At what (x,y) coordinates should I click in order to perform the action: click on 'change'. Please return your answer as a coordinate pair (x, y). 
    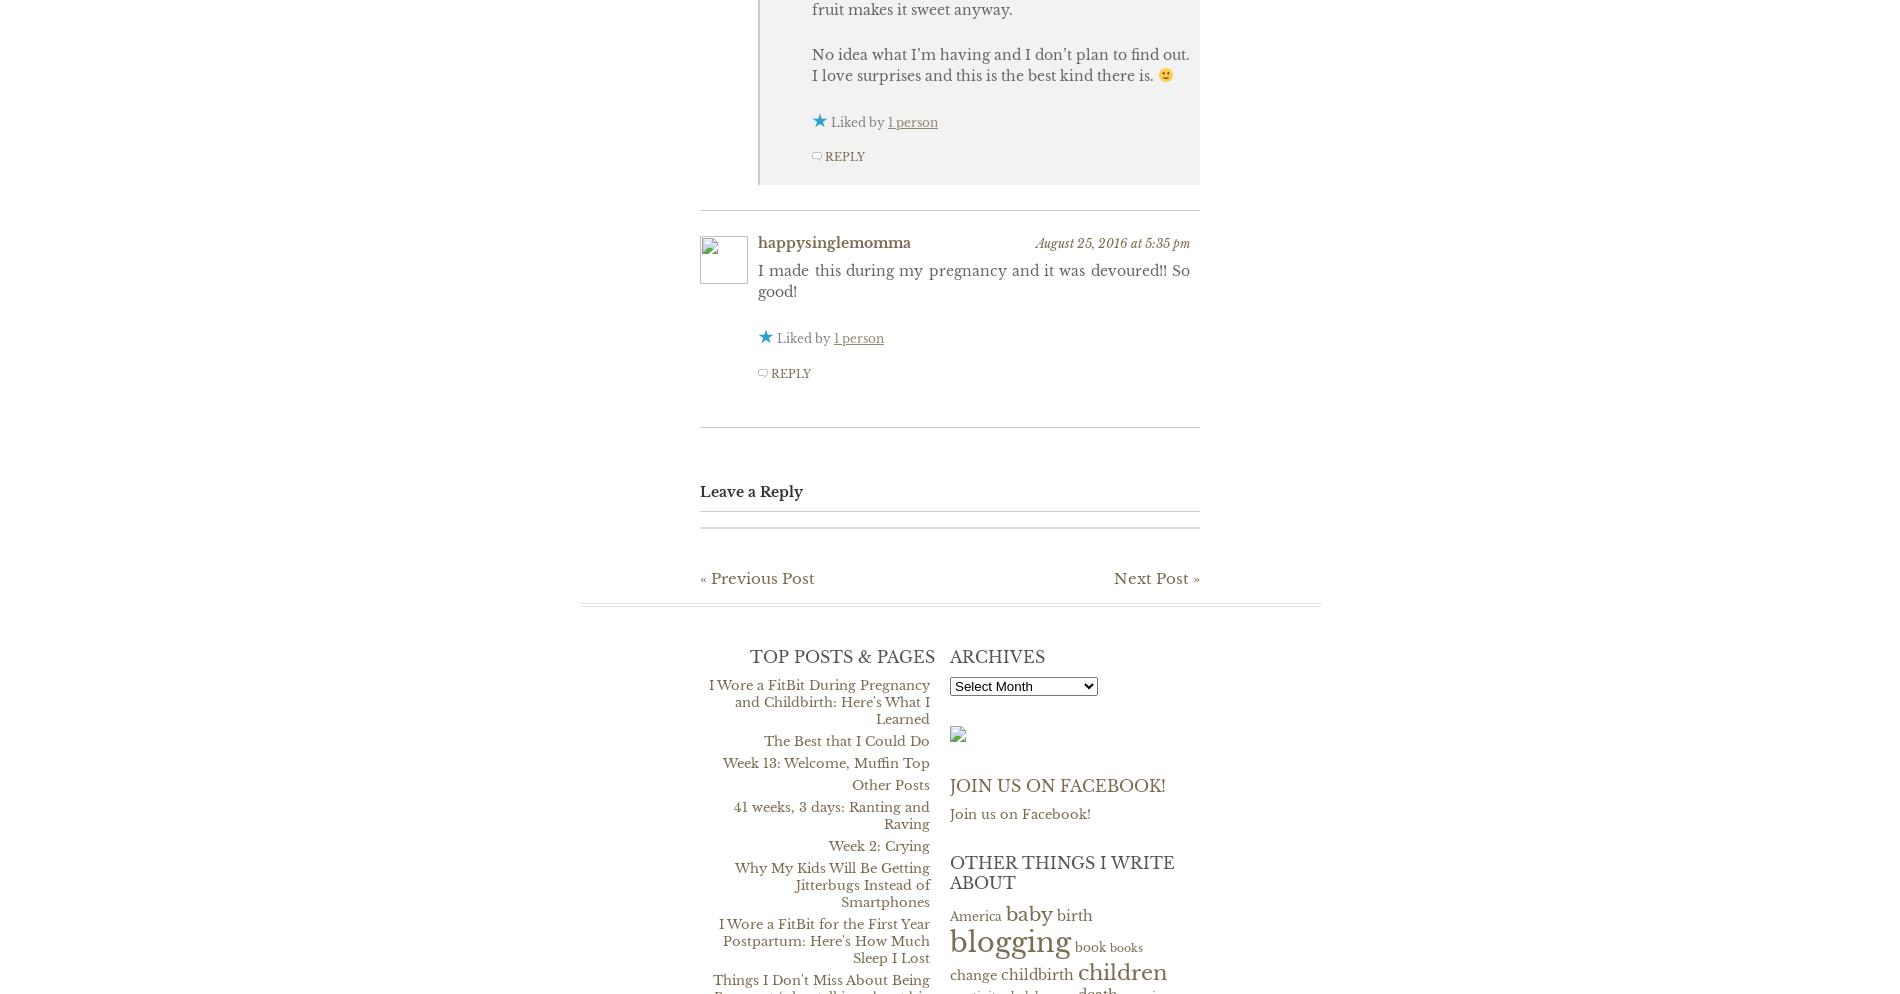
    Looking at the image, I should click on (973, 973).